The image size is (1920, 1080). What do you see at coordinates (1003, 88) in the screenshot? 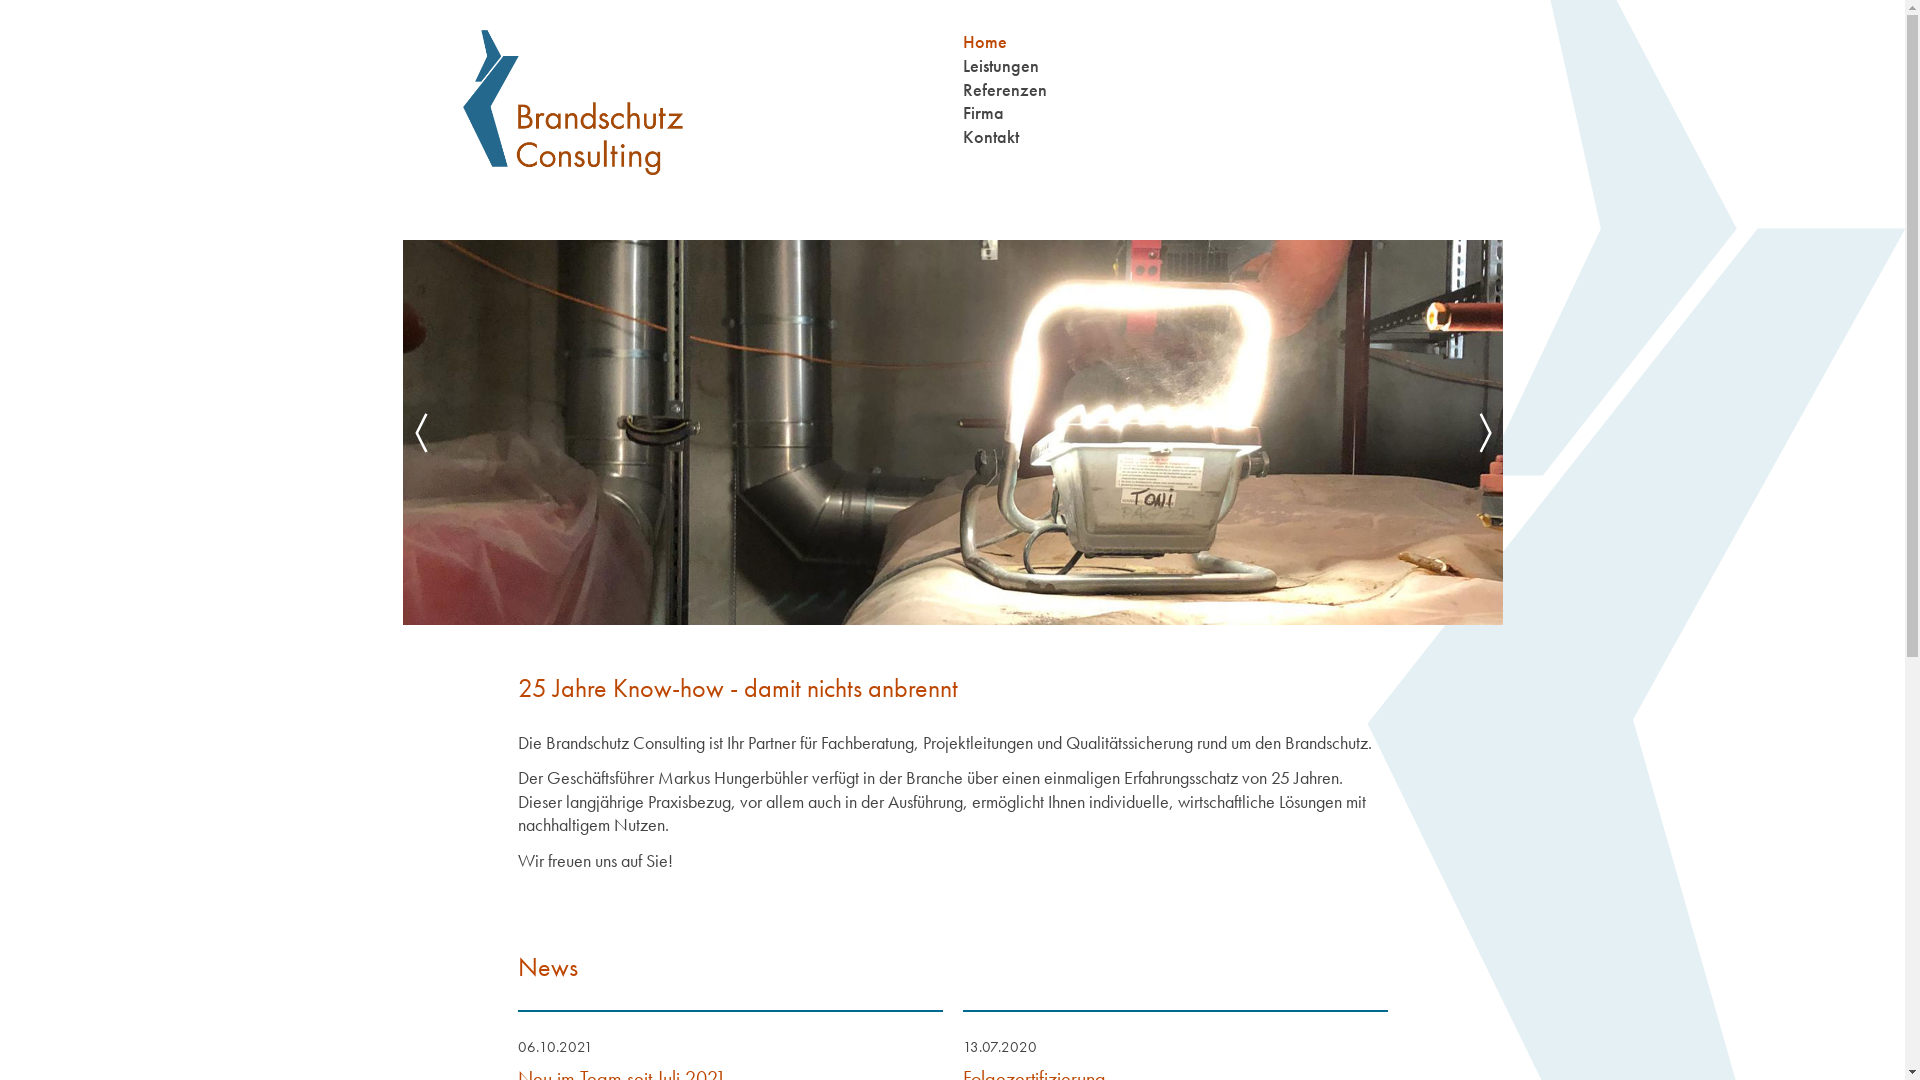
I see `'Referenzen'` at bounding box center [1003, 88].